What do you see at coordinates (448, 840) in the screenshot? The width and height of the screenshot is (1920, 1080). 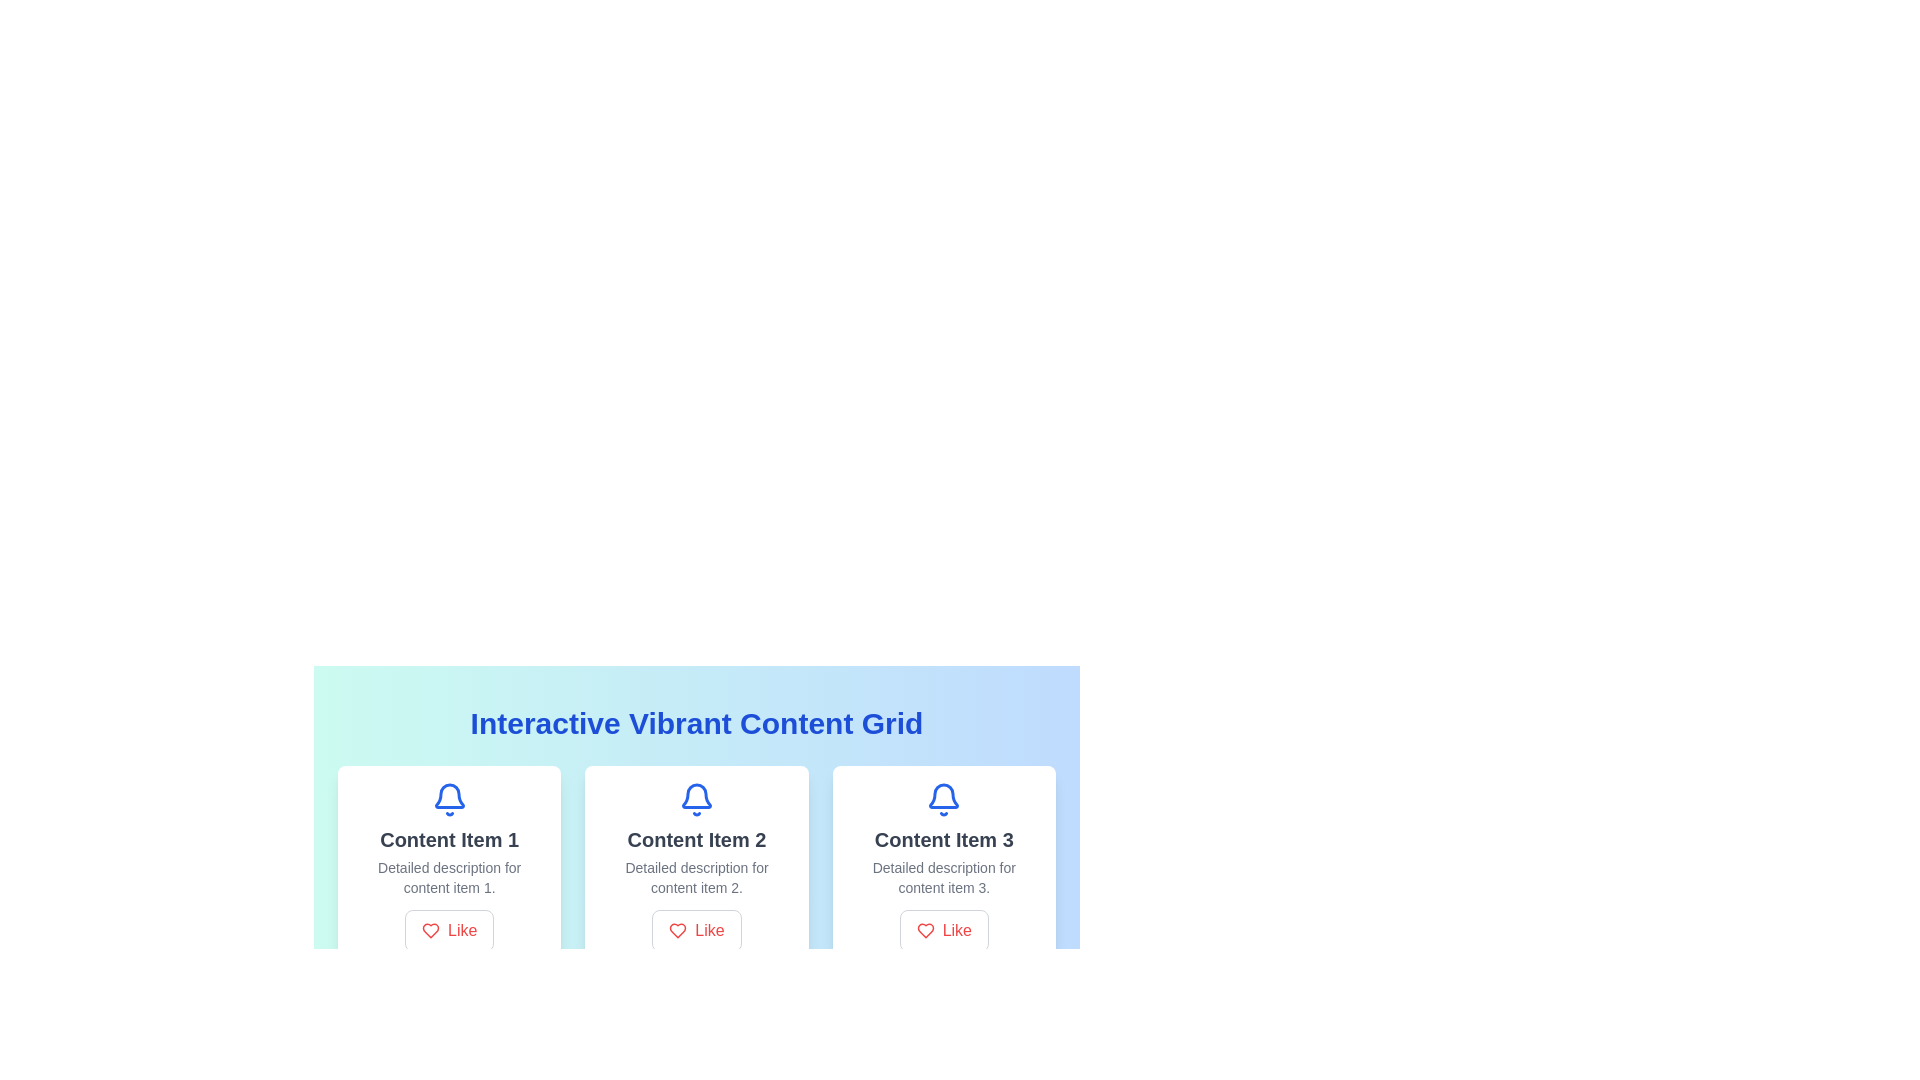 I see `text element displaying the title 'Content Item 1', which is styled in bold and larger font, located in the first card of a three-card grid layout` at bounding box center [448, 840].